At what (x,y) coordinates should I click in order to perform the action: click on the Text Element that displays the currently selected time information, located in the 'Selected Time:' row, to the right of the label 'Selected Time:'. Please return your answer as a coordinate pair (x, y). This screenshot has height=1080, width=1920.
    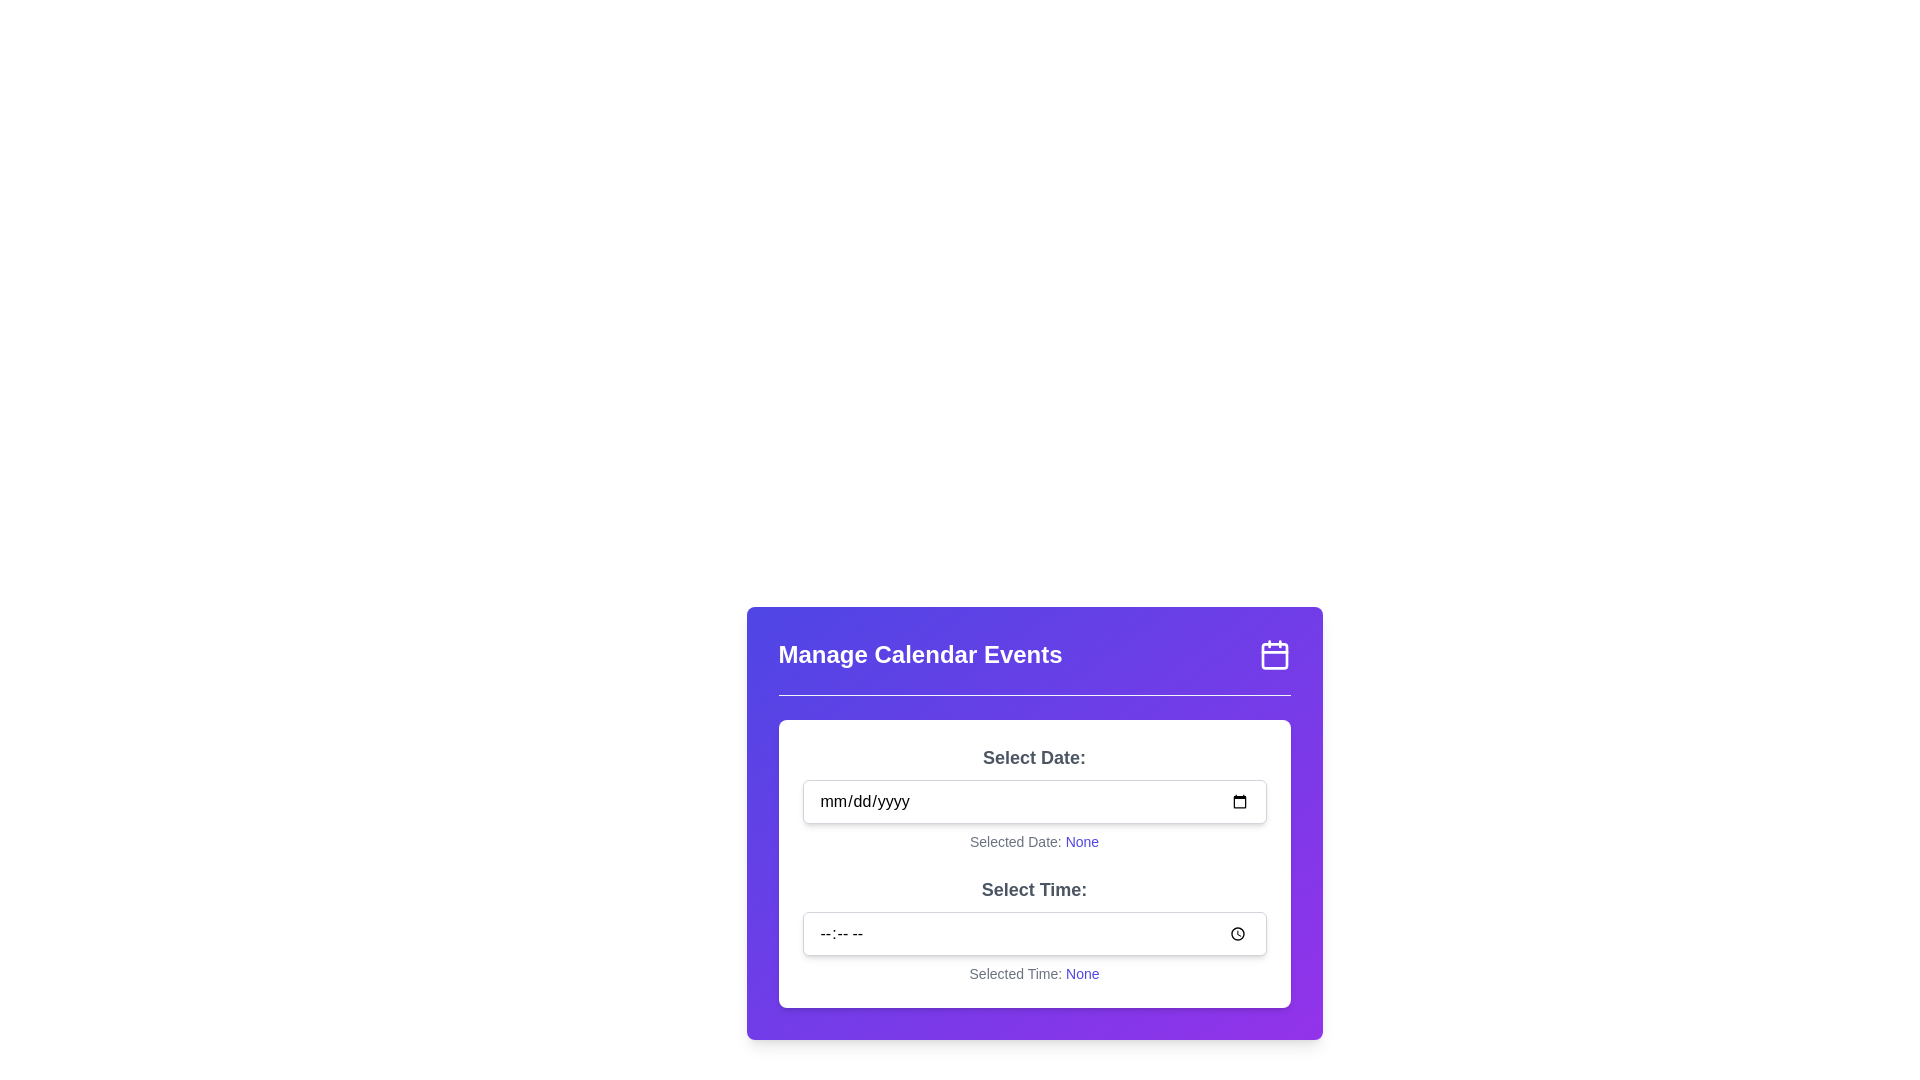
    Looking at the image, I should click on (1081, 973).